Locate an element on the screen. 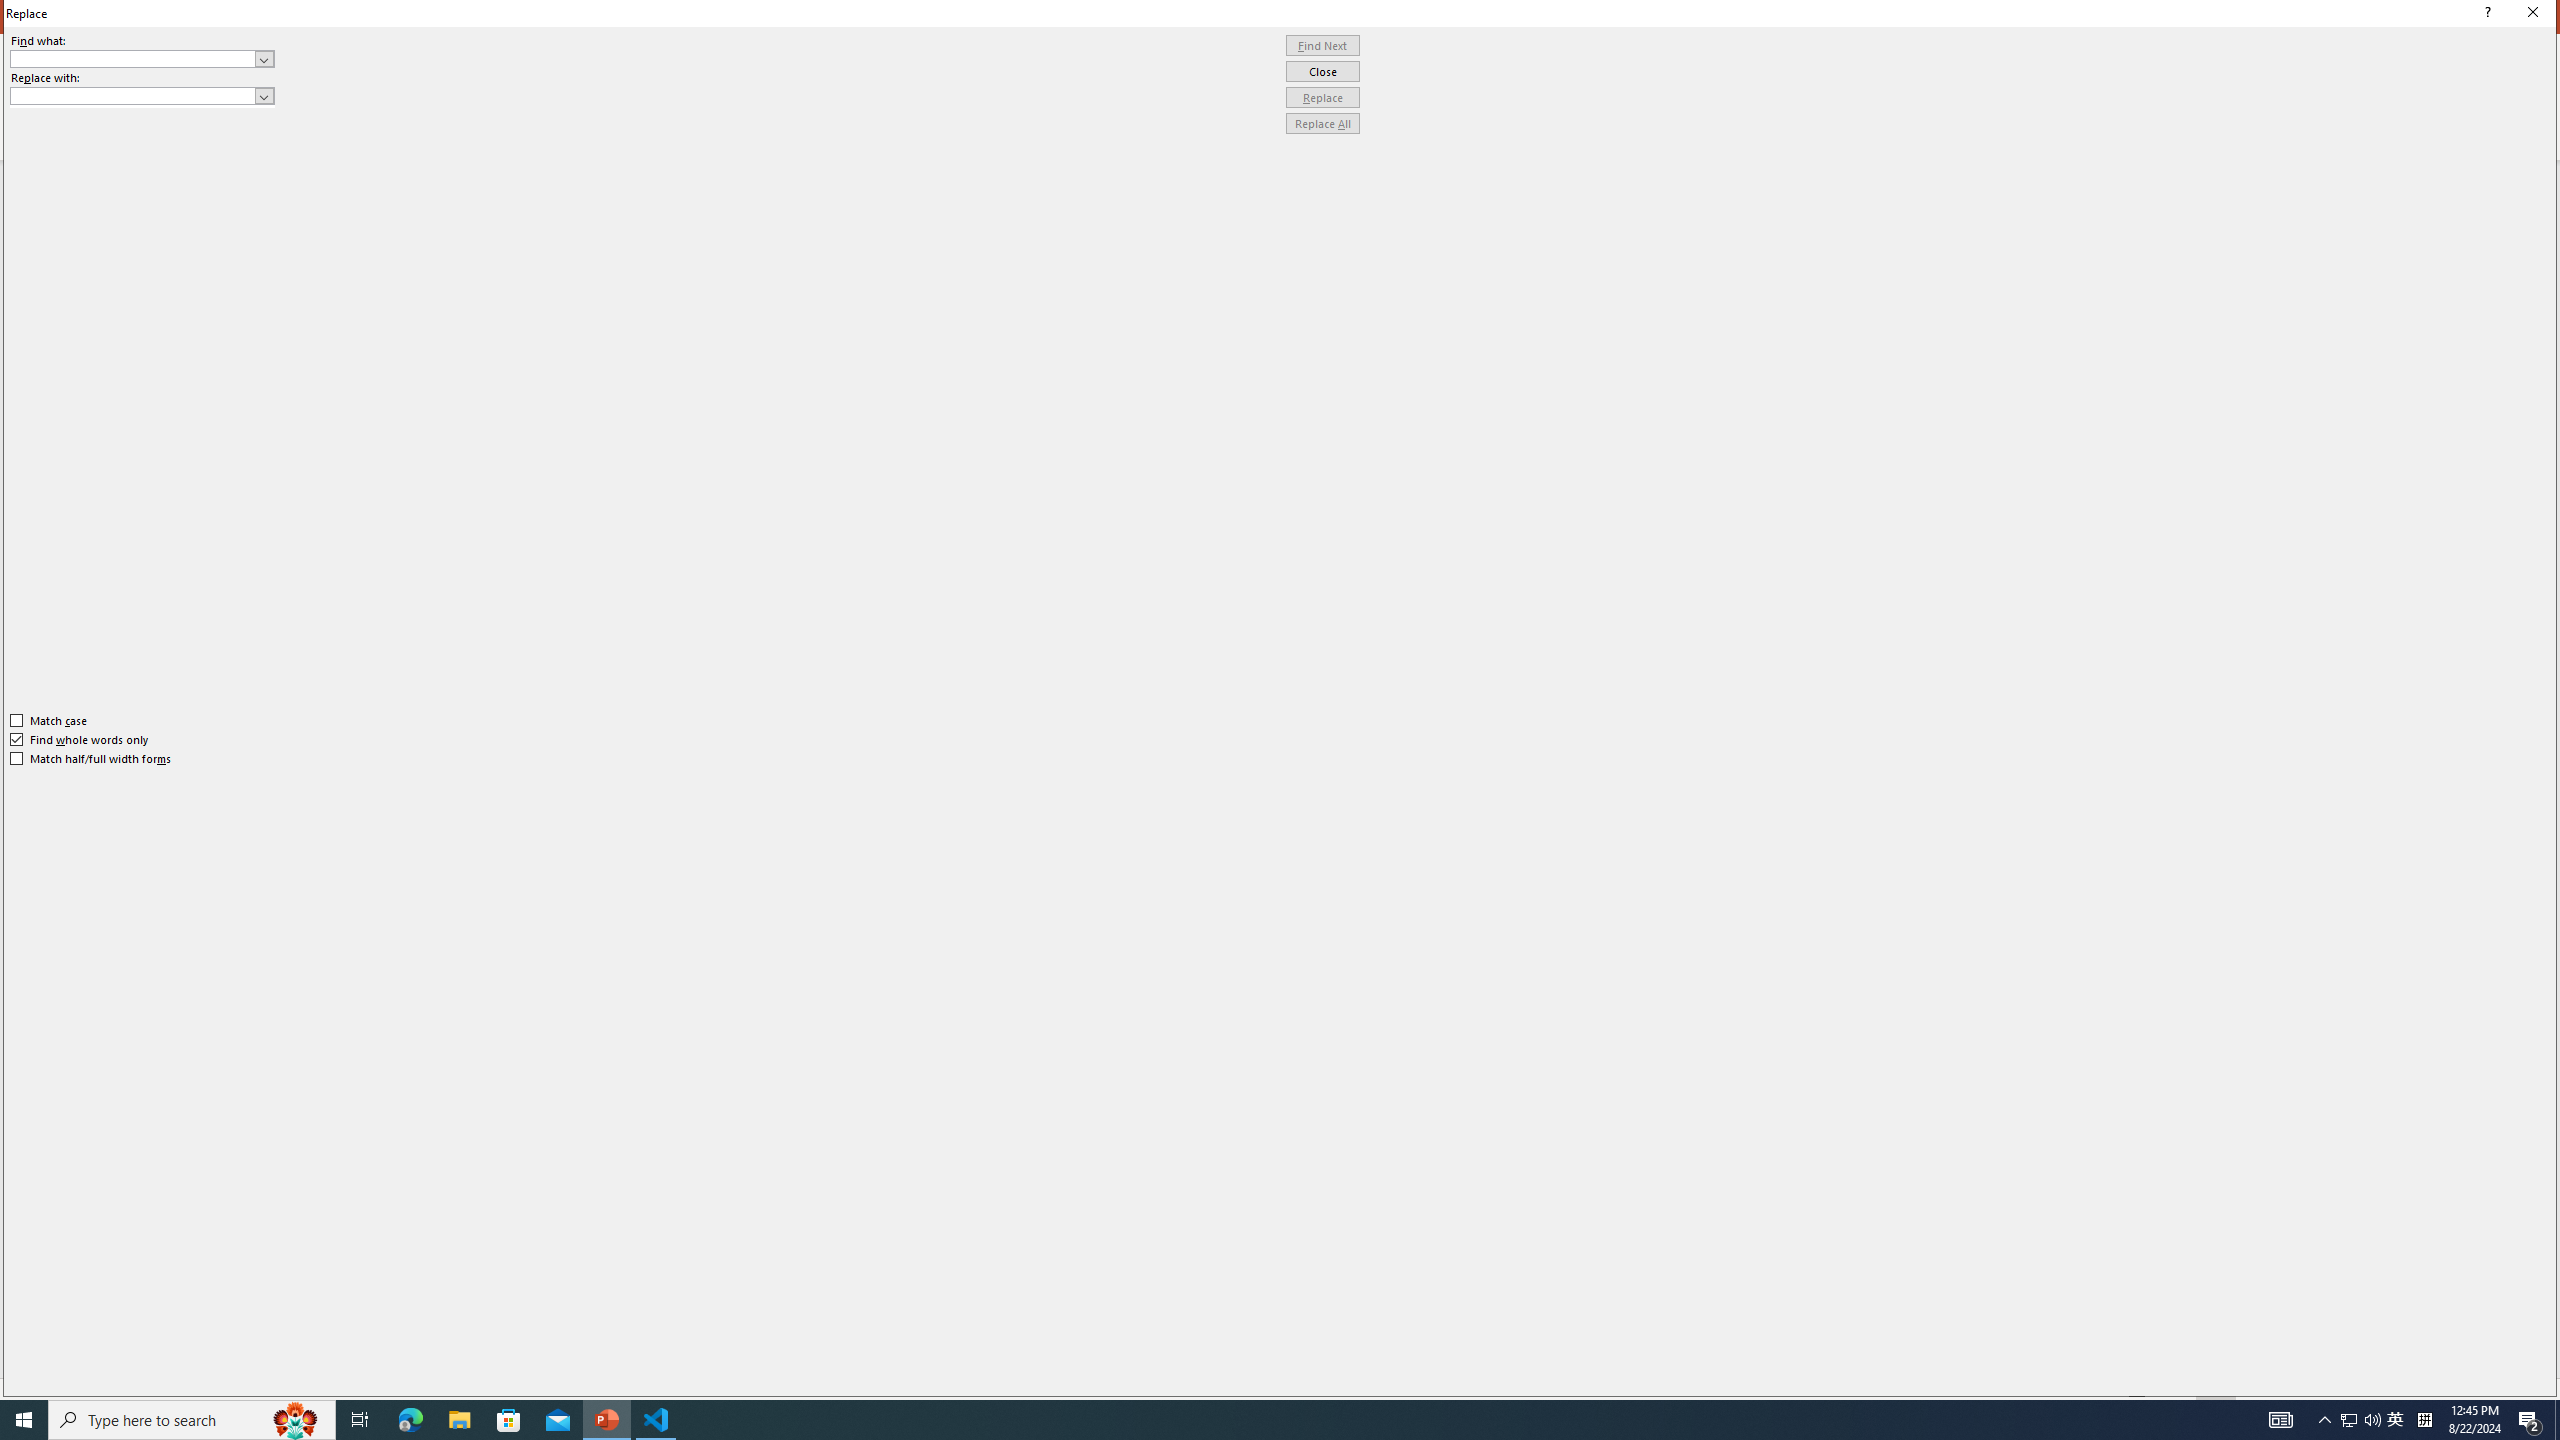 Image resolution: width=2560 pixels, height=1440 pixels. 'Find Next' is located at coordinates (1322, 45).